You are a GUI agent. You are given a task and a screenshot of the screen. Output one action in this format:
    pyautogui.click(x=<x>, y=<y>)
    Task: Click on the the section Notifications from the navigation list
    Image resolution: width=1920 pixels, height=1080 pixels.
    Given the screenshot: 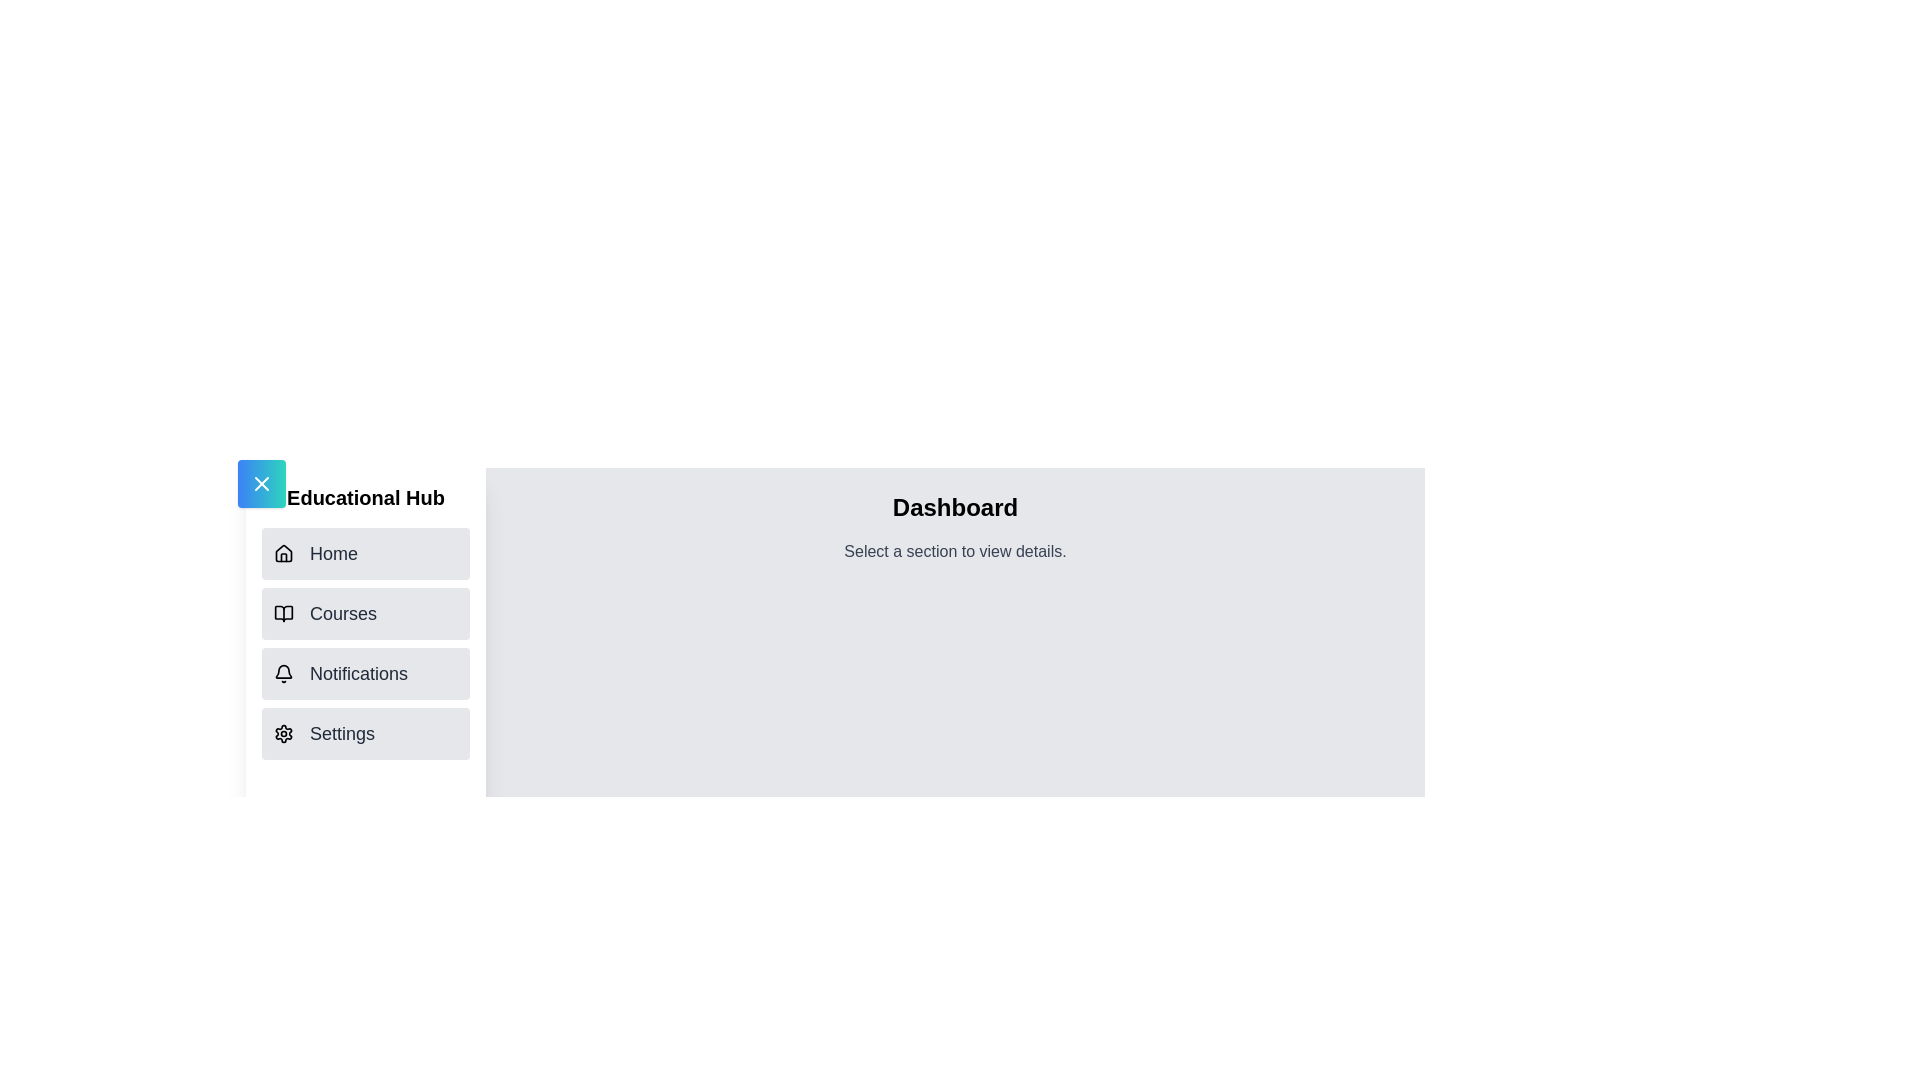 What is the action you would take?
    pyautogui.click(x=365, y=674)
    